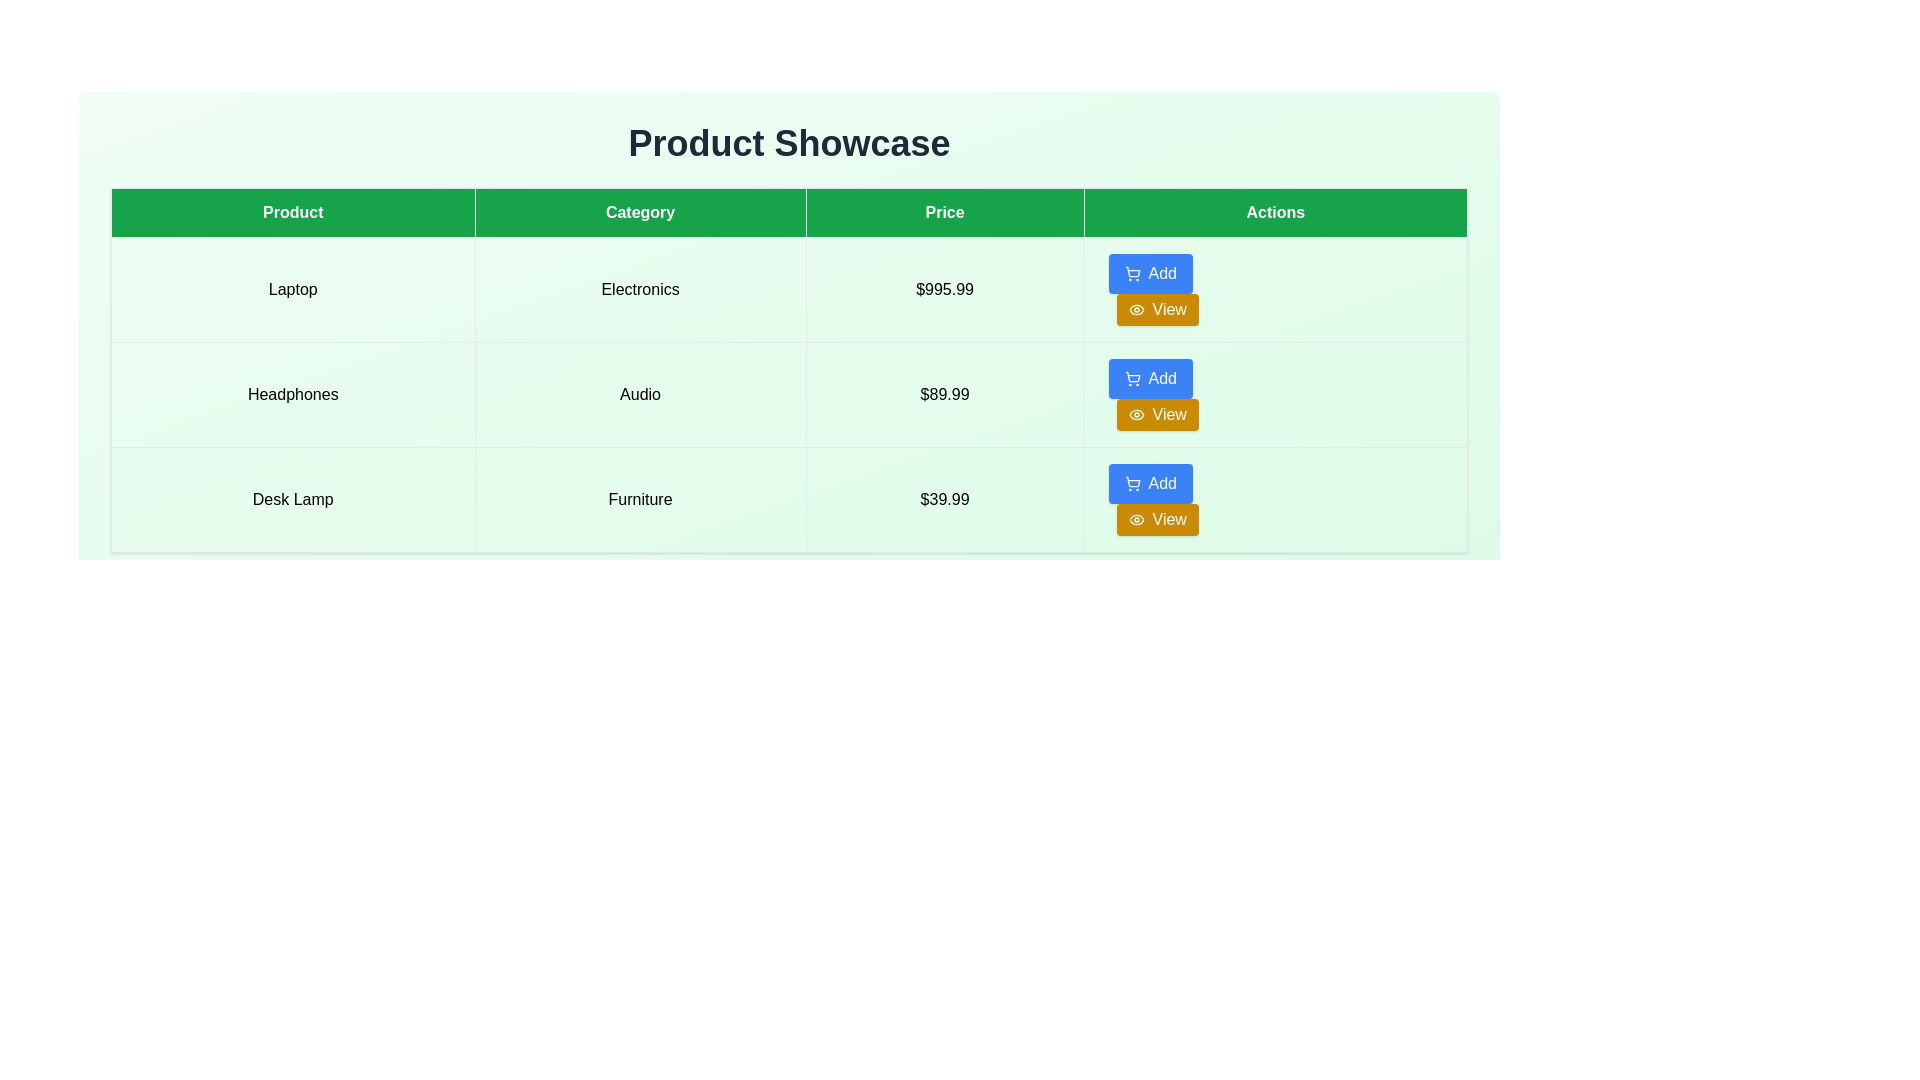  I want to click on the 'Furniture' text label in the second column of the row labeled 'Desk Lamp' in the structured grid layout, so click(640, 499).